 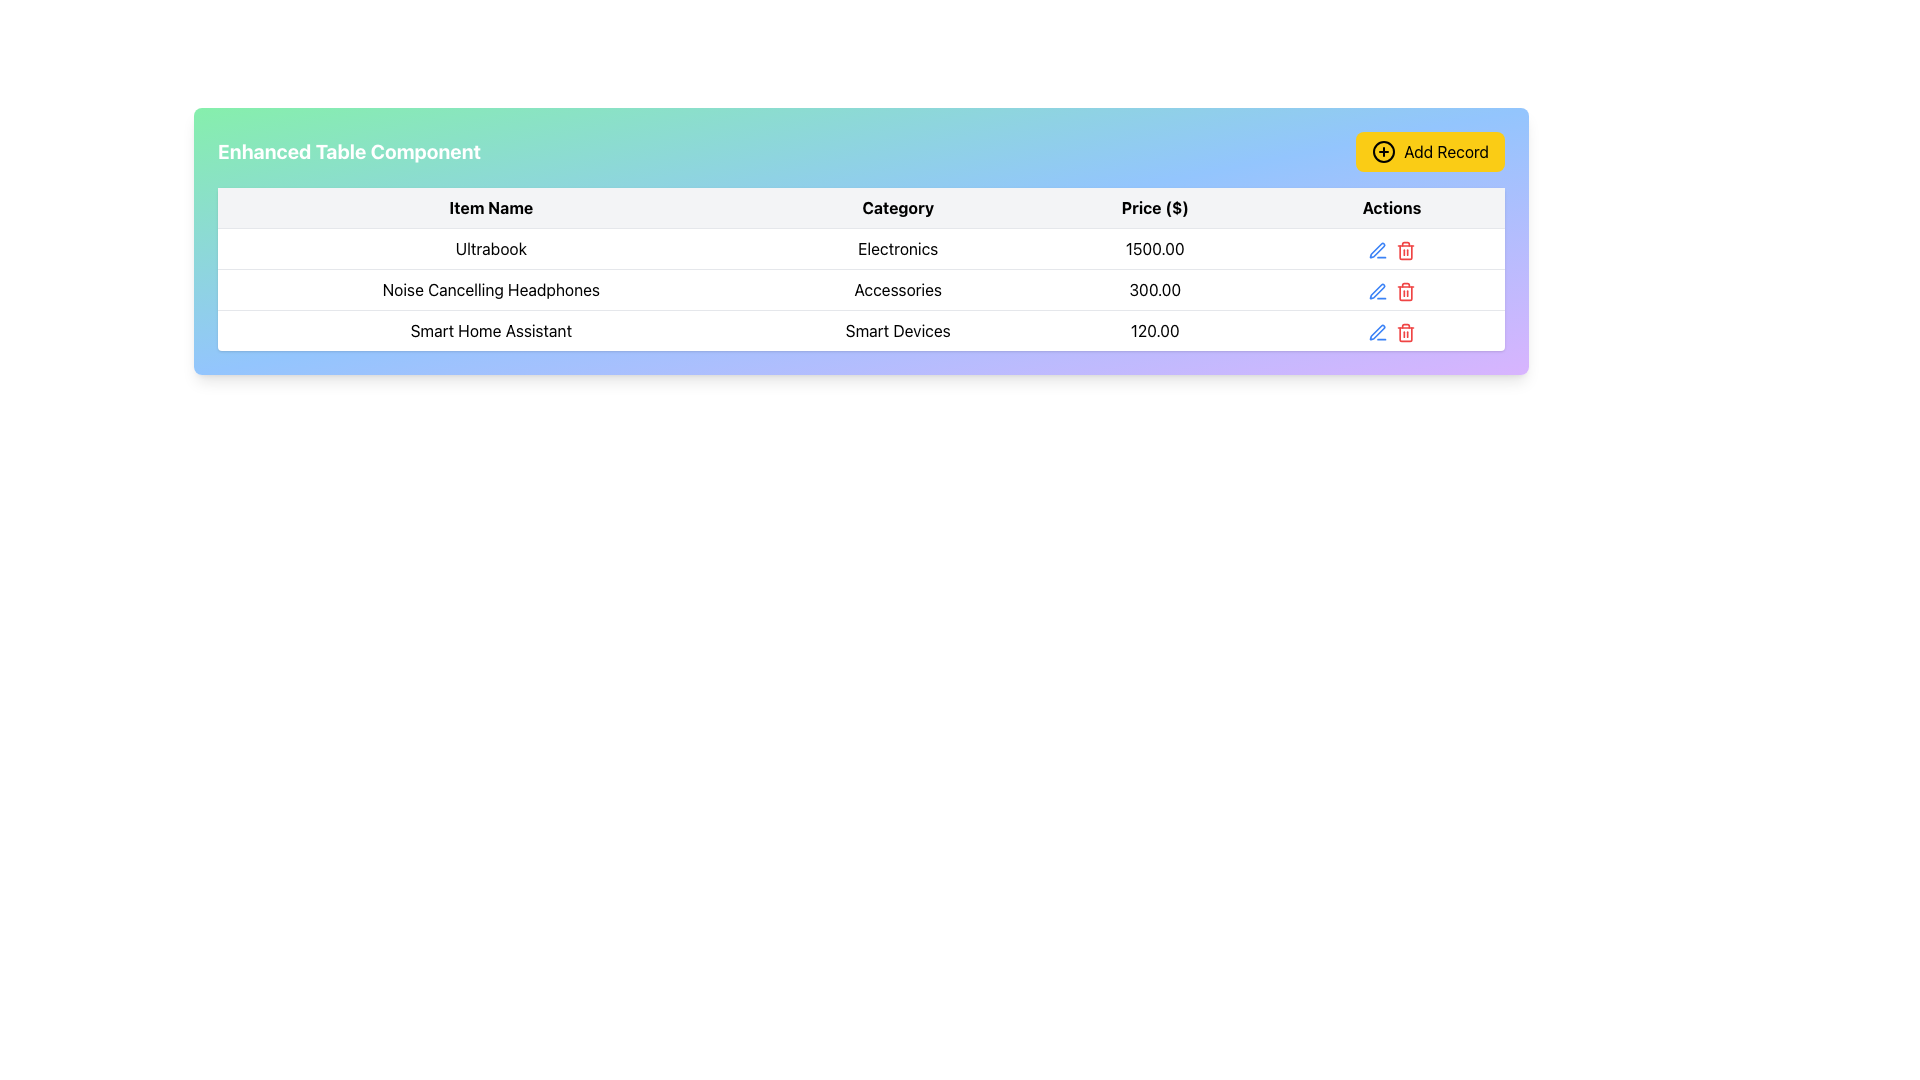 What do you see at coordinates (1376, 289) in the screenshot?
I see `the edit button icon in the Actions column of the table, aligned with the Noise Cancelling Headphones row` at bounding box center [1376, 289].